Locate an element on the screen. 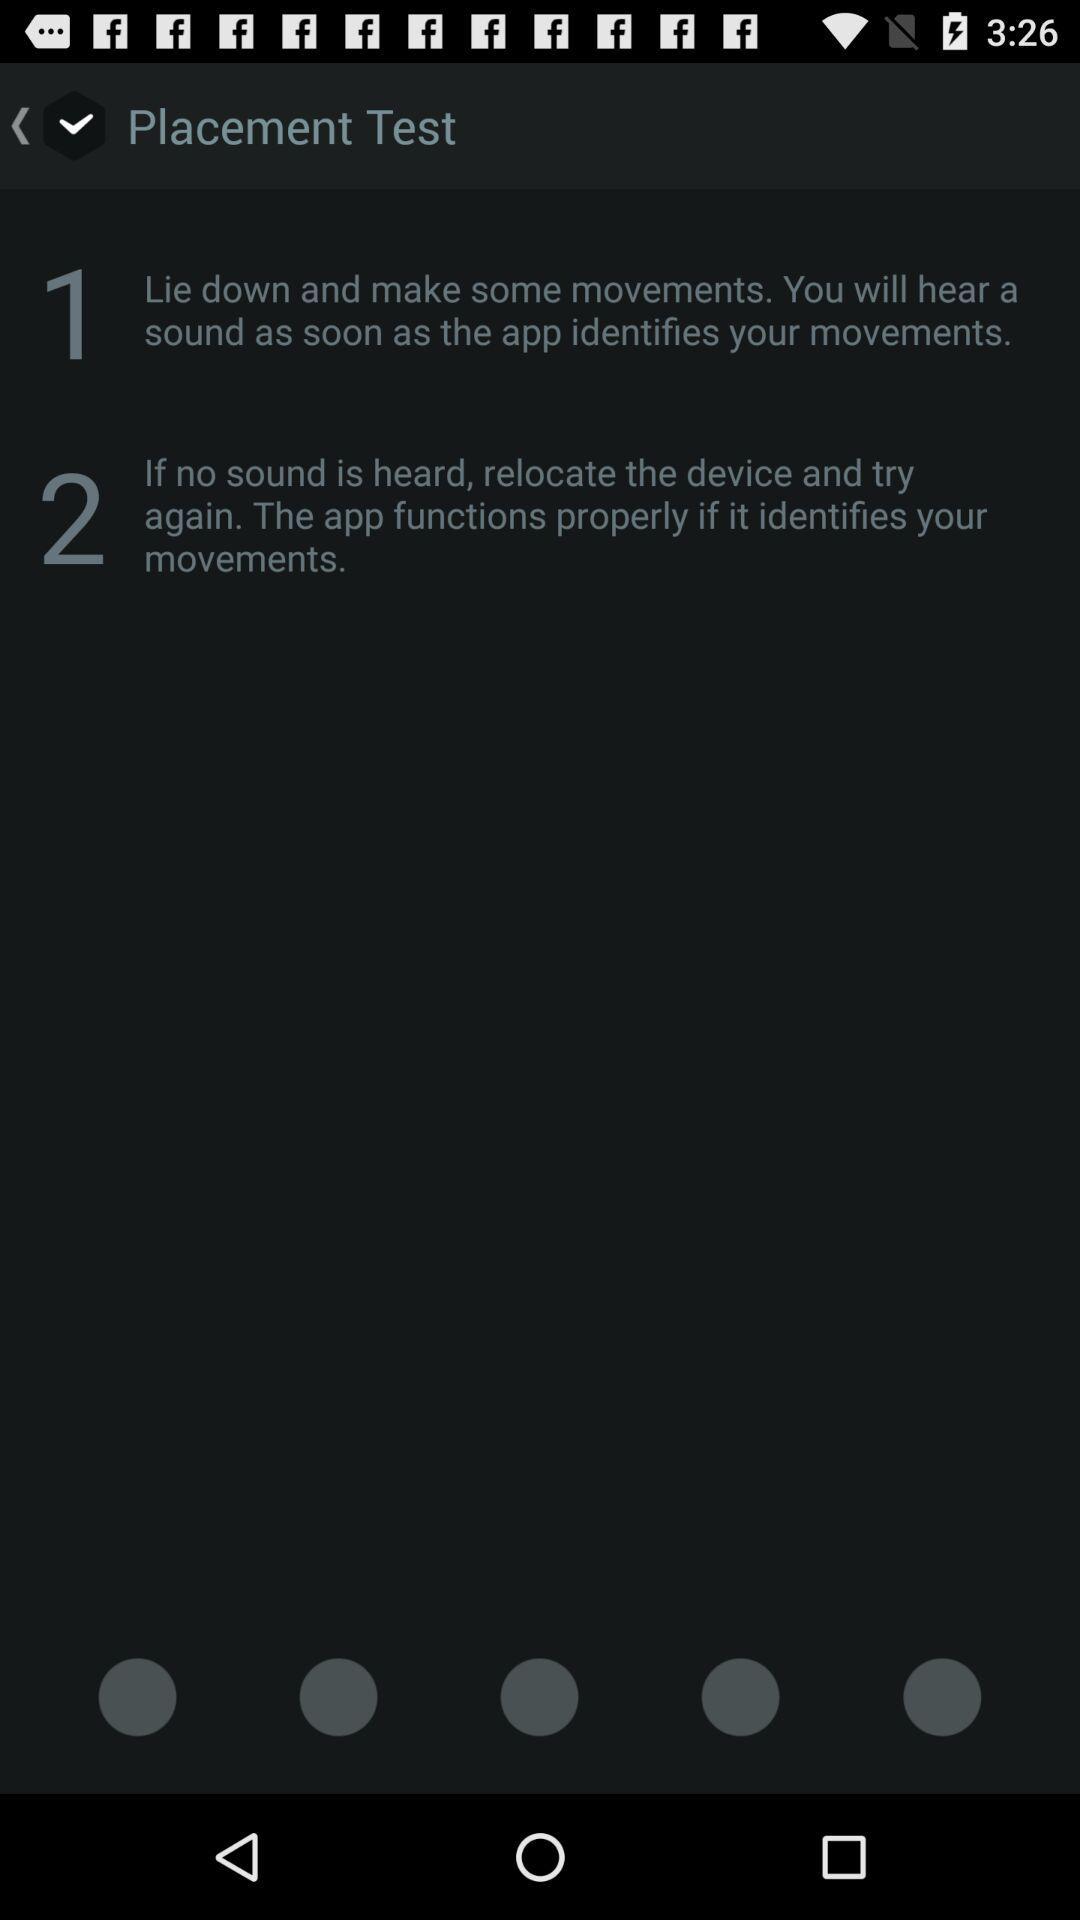 The width and height of the screenshot is (1080, 1920). second circle button from the bottom left corner is located at coordinates (337, 1696).